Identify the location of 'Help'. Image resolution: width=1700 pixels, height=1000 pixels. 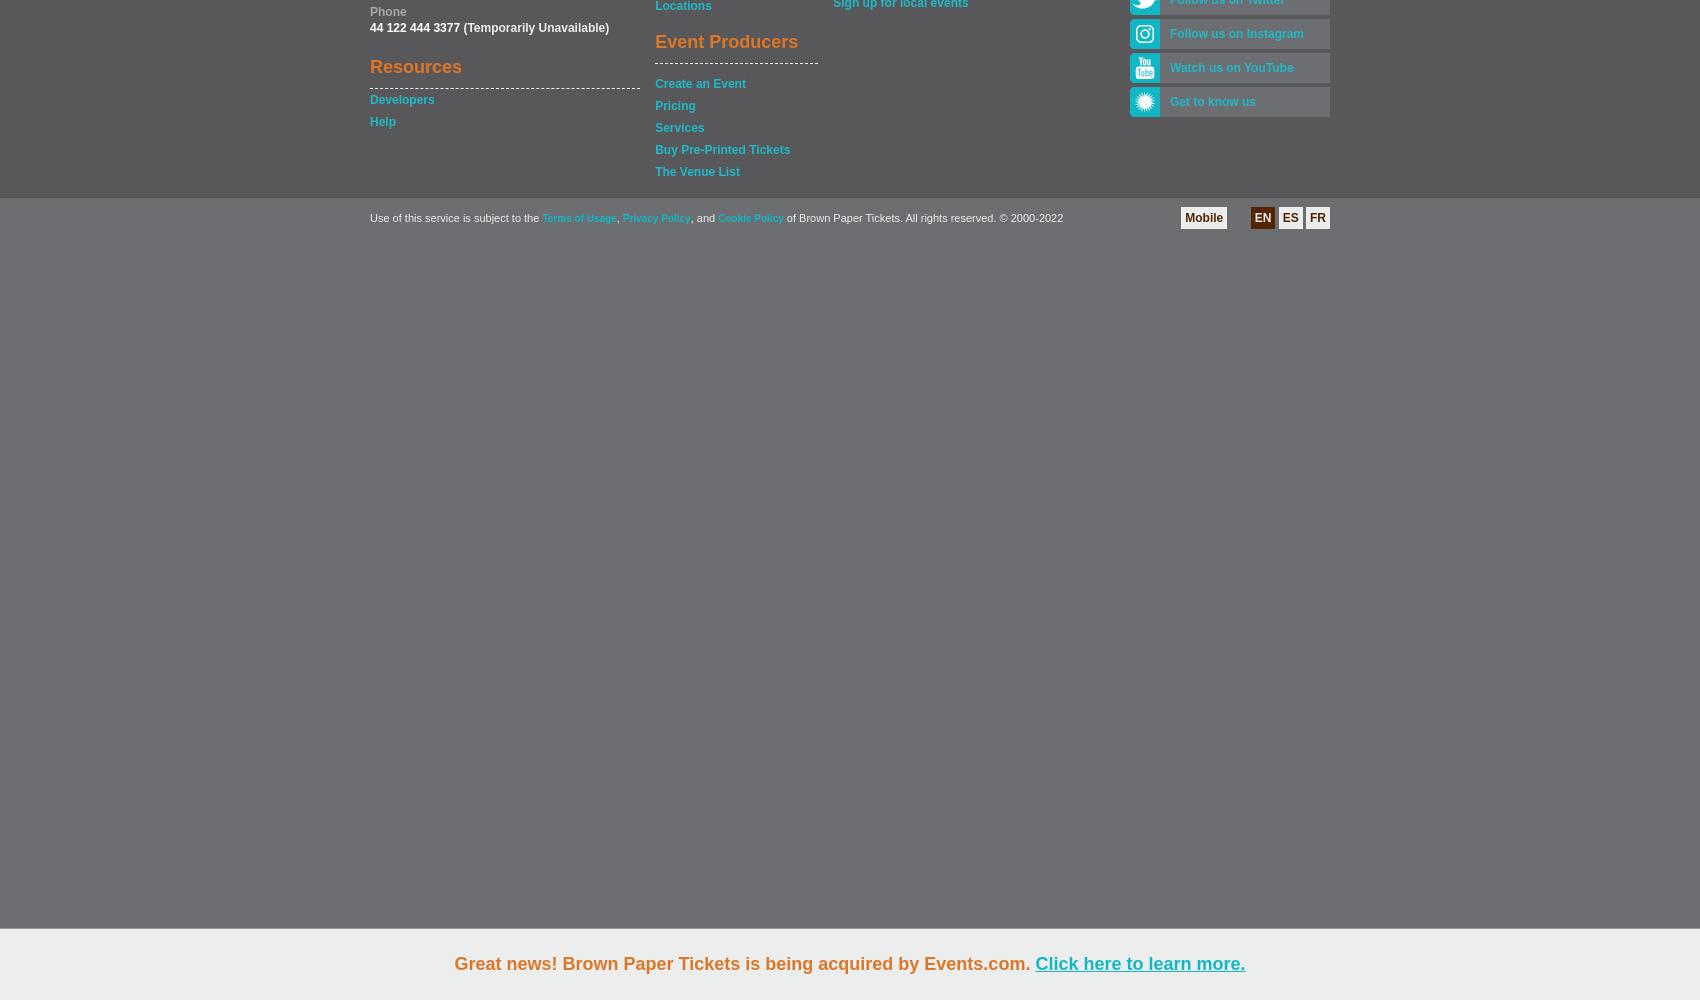
(382, 121).